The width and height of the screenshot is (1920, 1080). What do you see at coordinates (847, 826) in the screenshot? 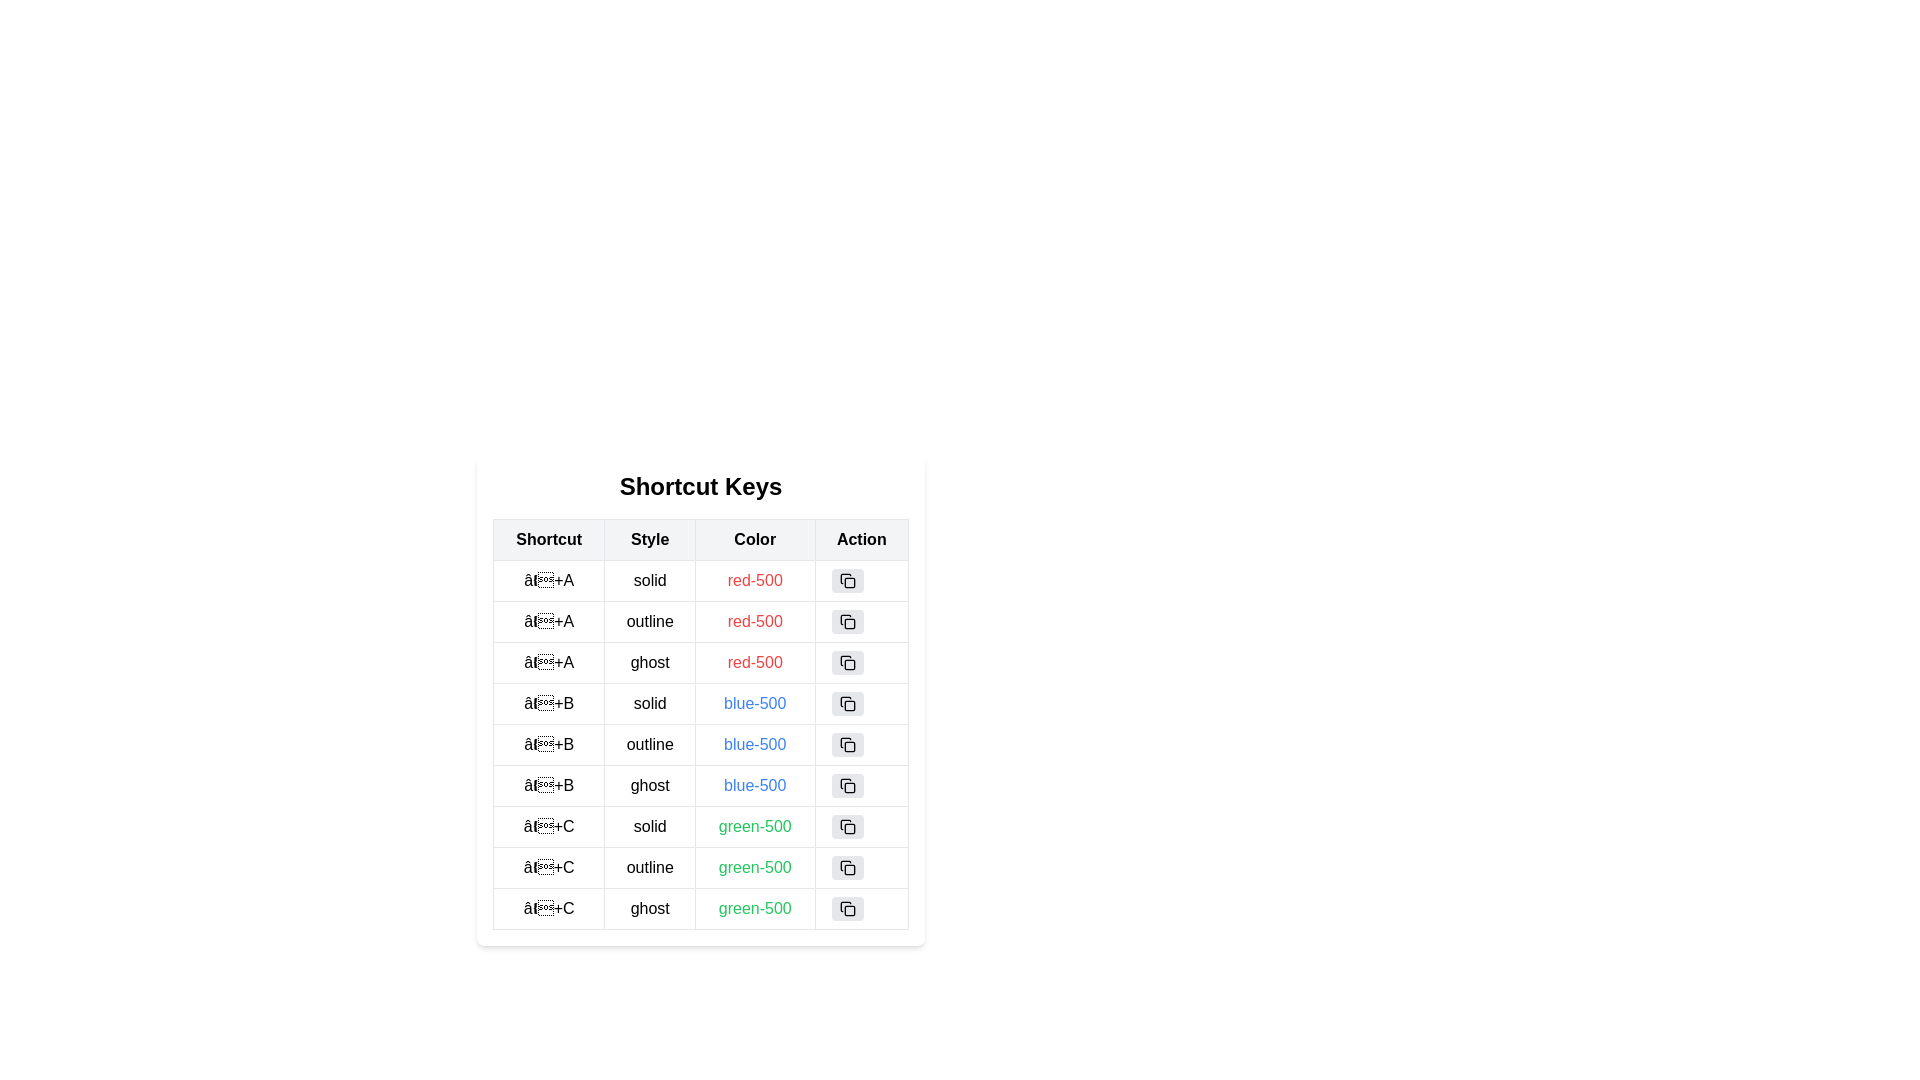
I see `the copy icon located in the Action column of the Shortcut Keys table for the row labeled 'C' solid green-500` at bounding box center [847, 826].